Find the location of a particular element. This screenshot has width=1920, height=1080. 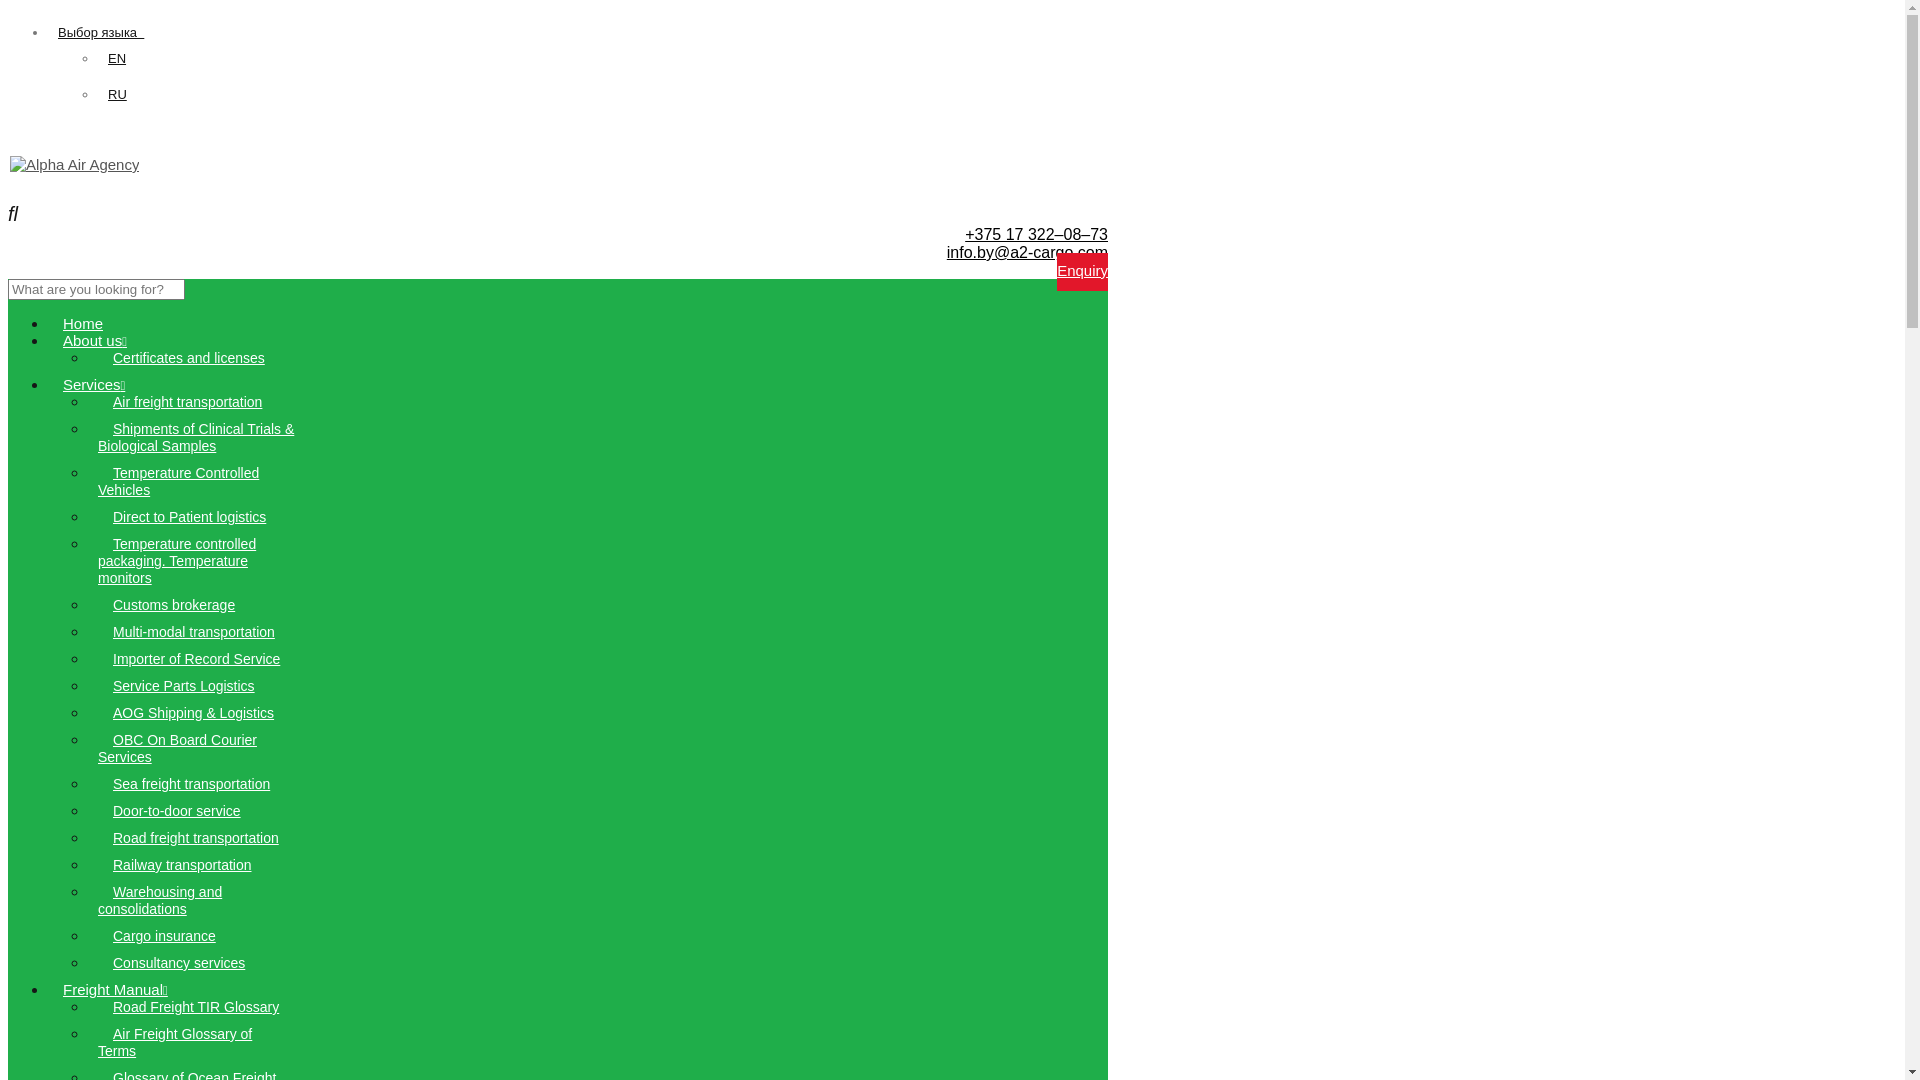

'Temperature Controlled Vehicles' is located at coordinates (178, 481).